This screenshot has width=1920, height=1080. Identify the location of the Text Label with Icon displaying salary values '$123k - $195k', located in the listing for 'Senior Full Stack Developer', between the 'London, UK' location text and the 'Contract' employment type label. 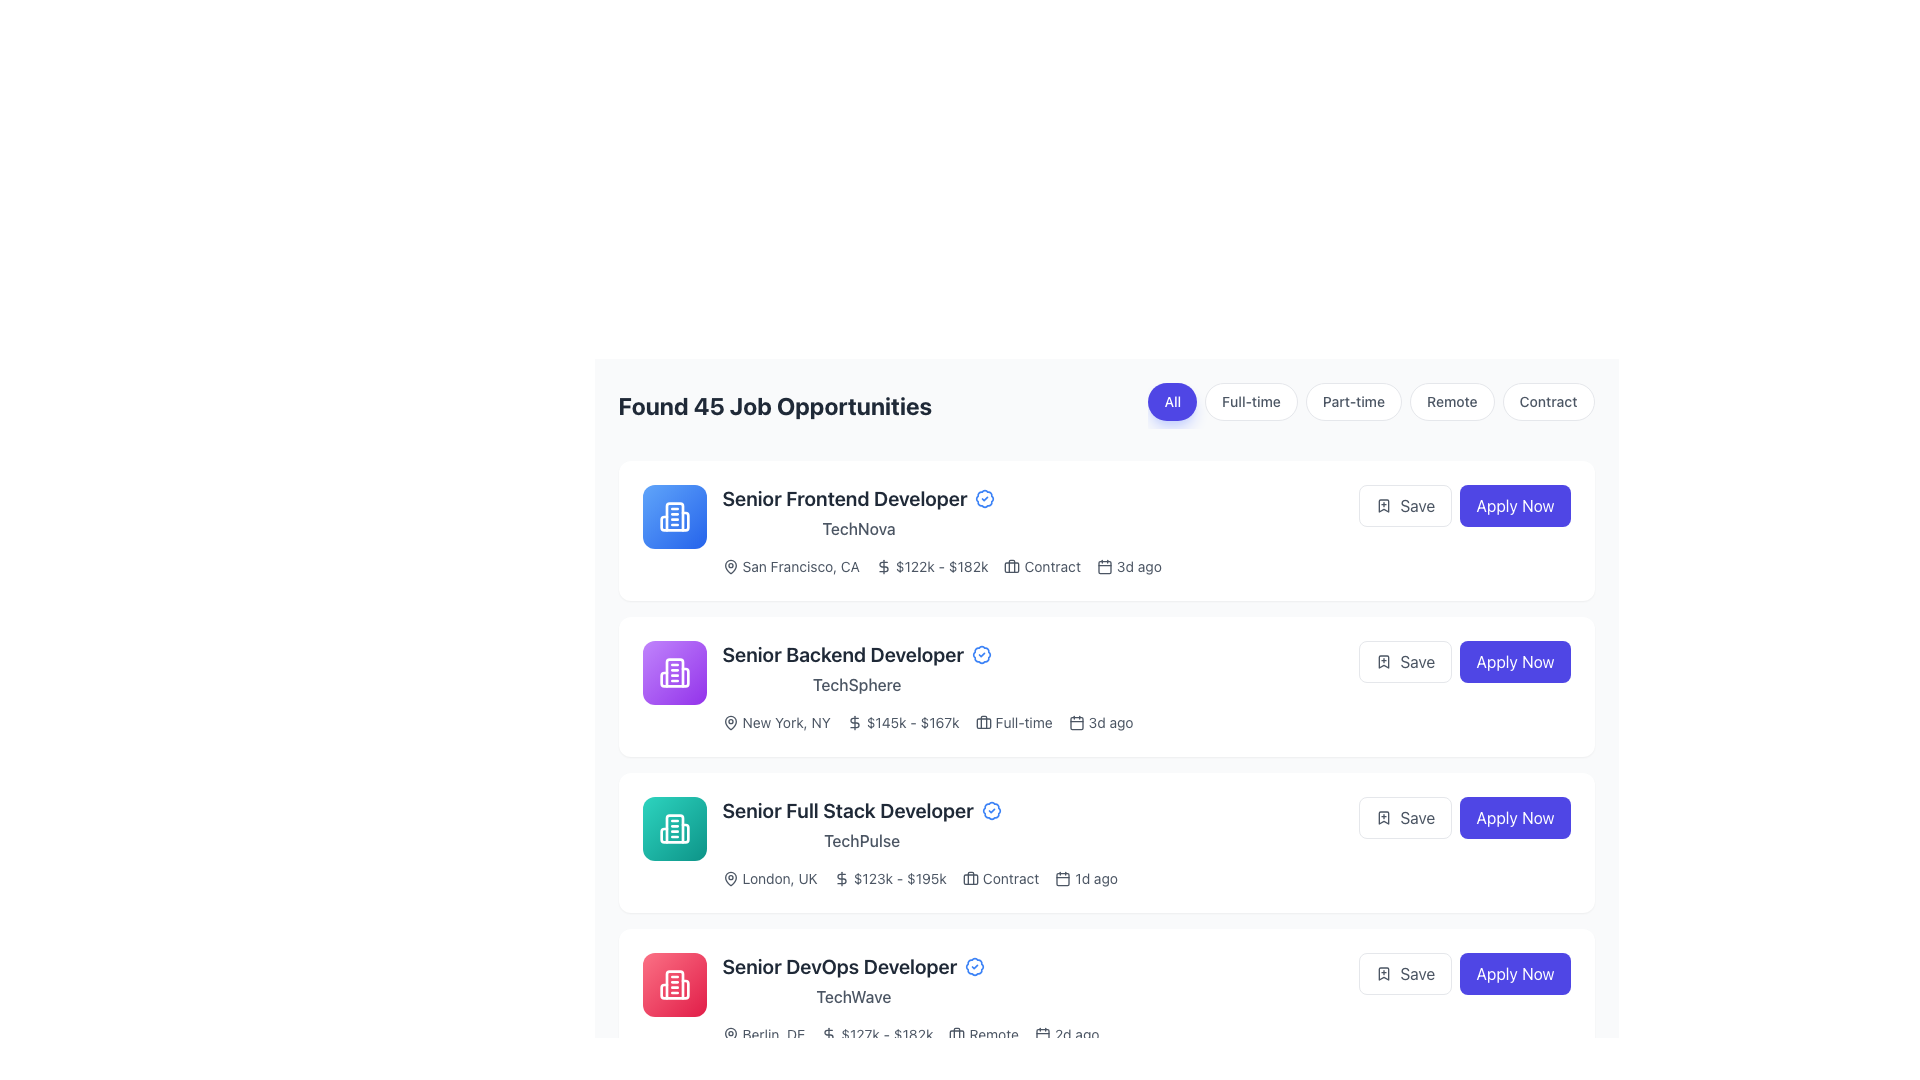
(889, 878).